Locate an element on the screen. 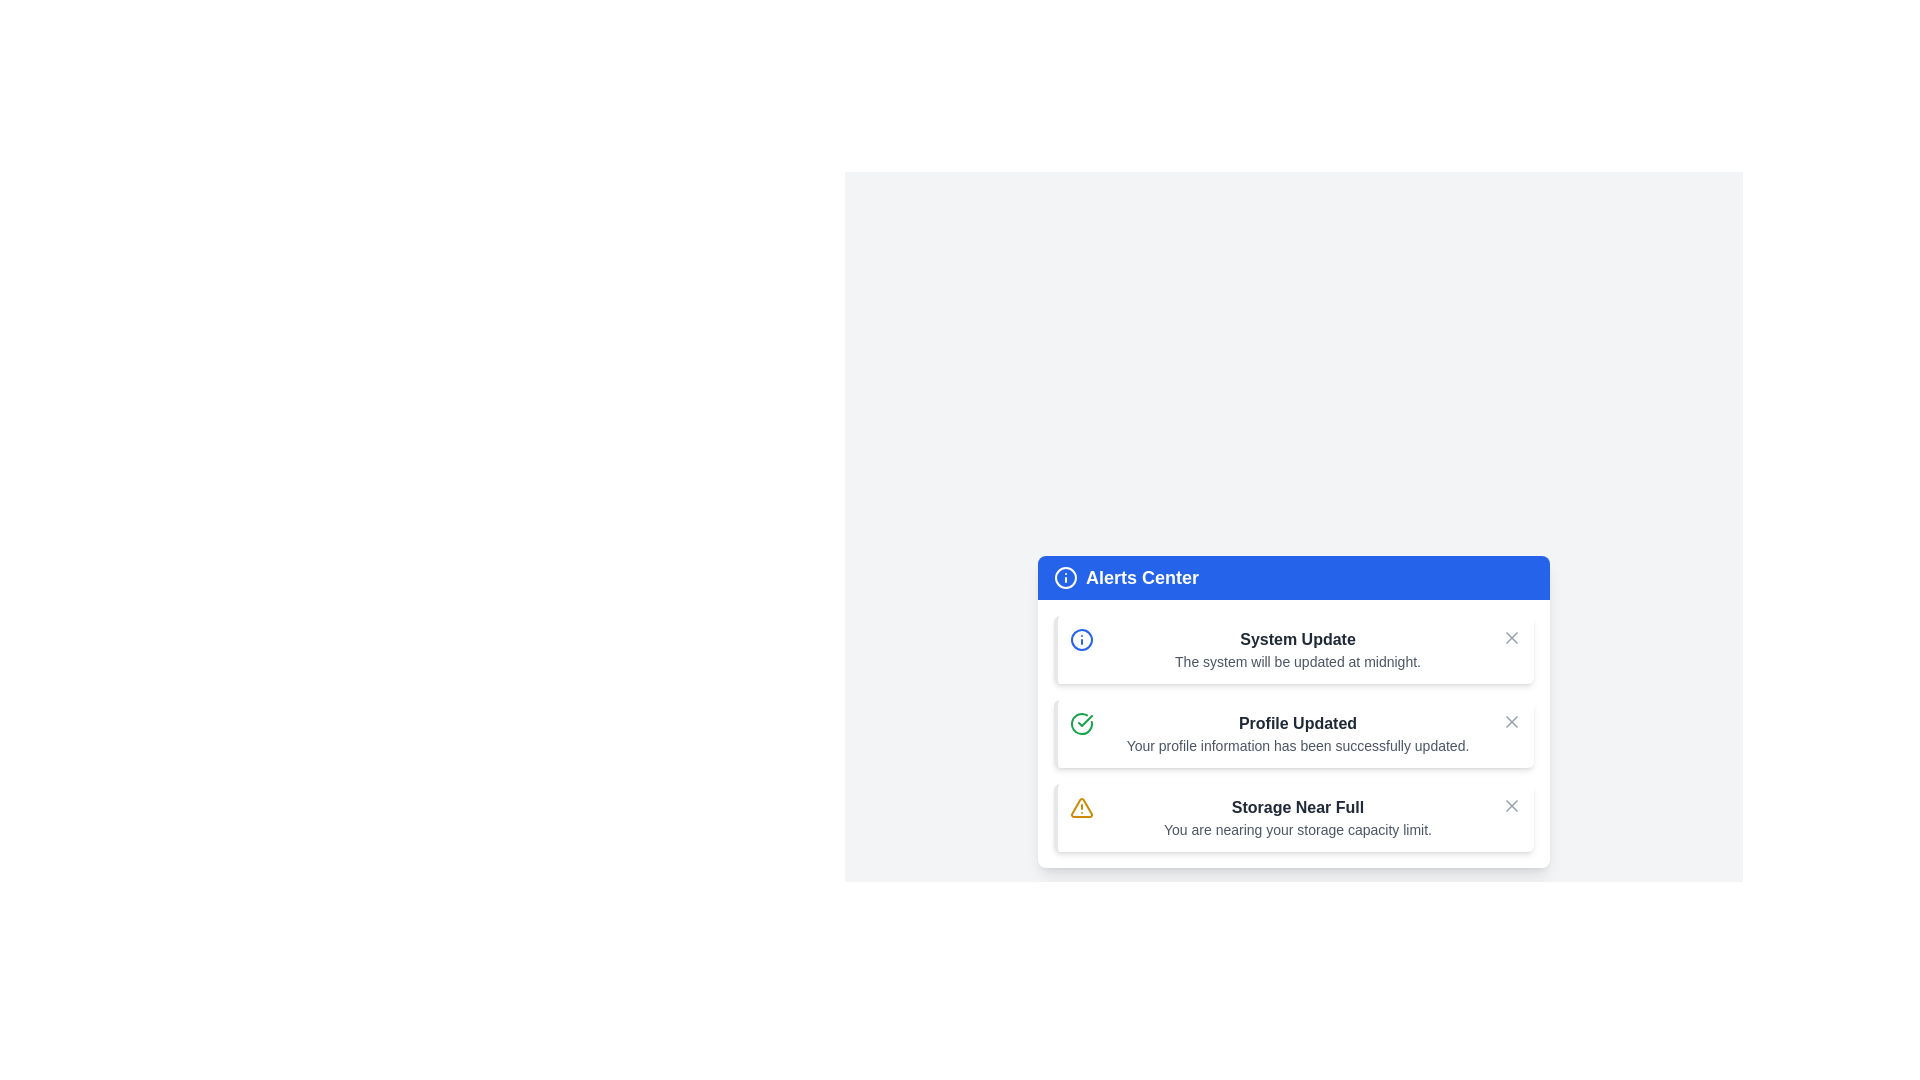 This screenshot has height=1080, width=1920. the circular blue icon with an information symbol located to the left of the 'System Update' message in the notification card is located at coordinates (1080, 640).